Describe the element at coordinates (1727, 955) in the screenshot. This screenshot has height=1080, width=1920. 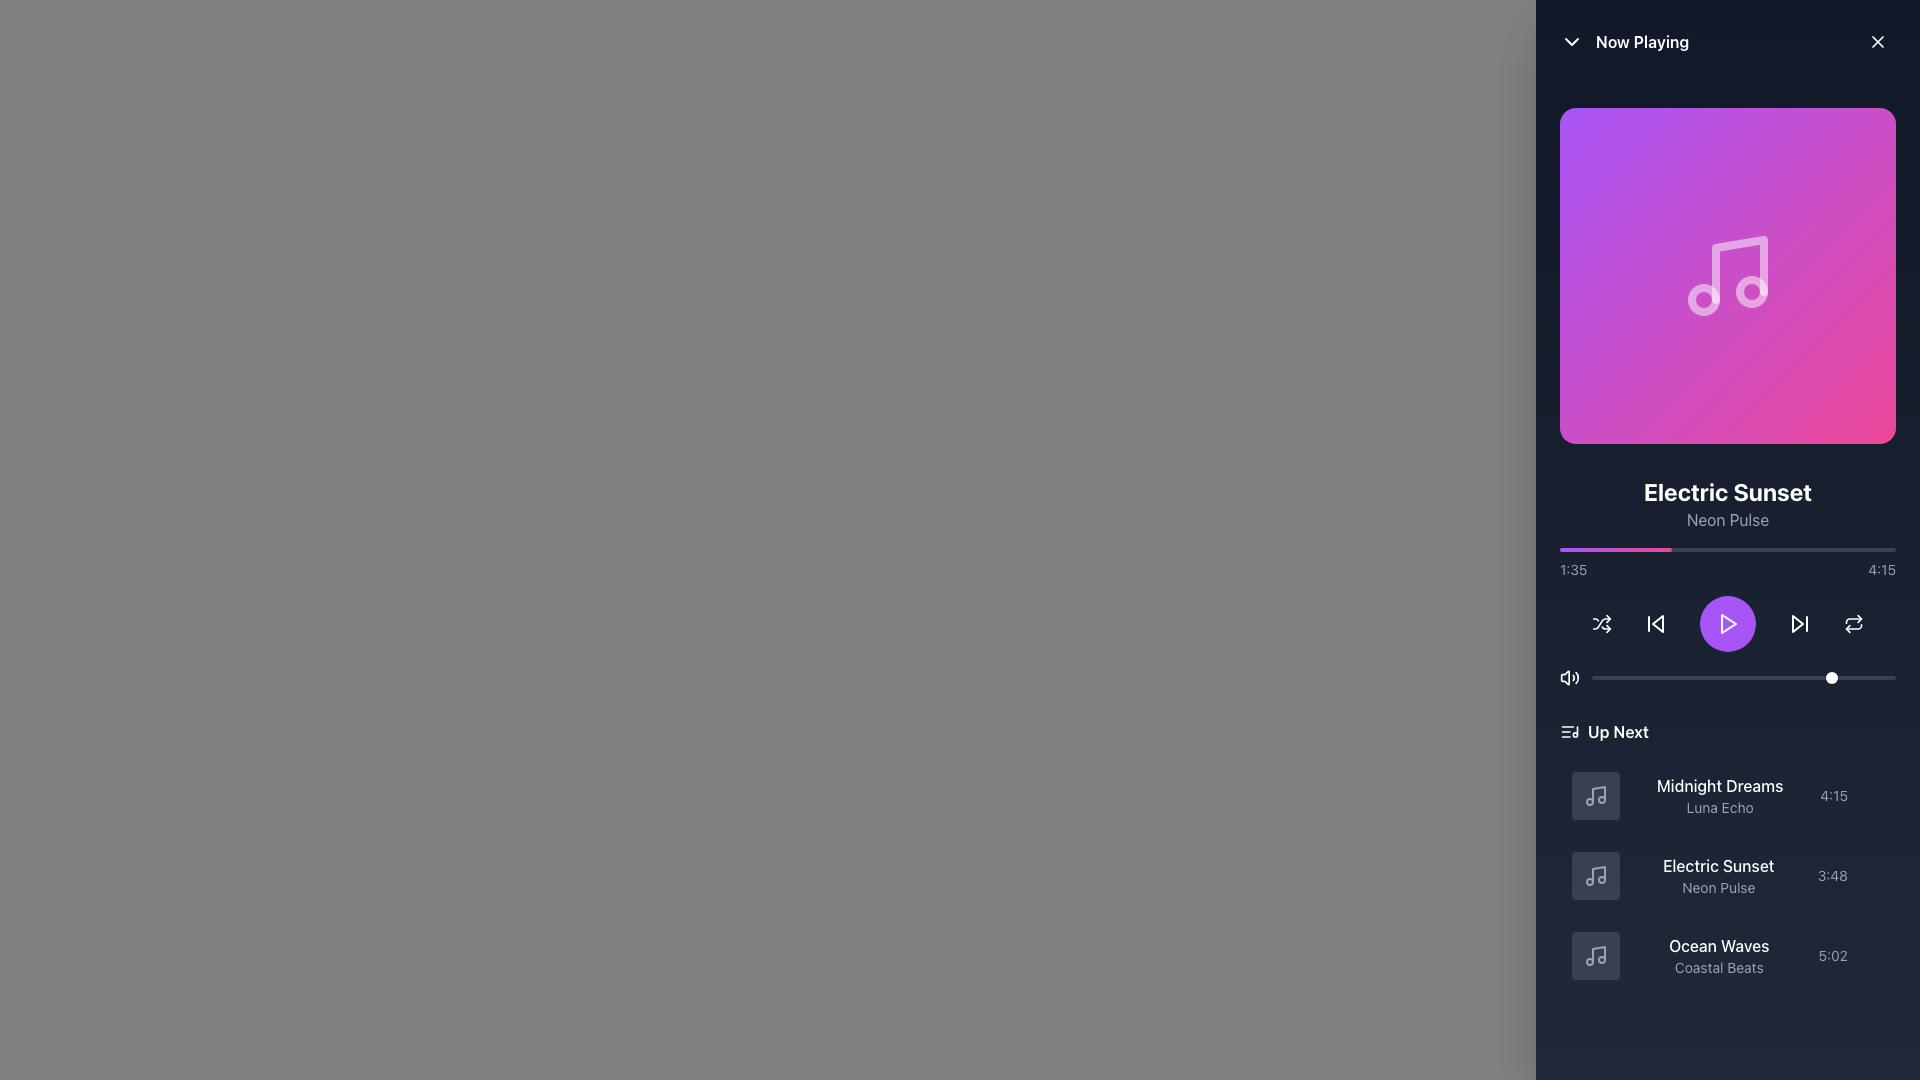
I see `the title of the third music item in the 'Up Next' list` at that location.